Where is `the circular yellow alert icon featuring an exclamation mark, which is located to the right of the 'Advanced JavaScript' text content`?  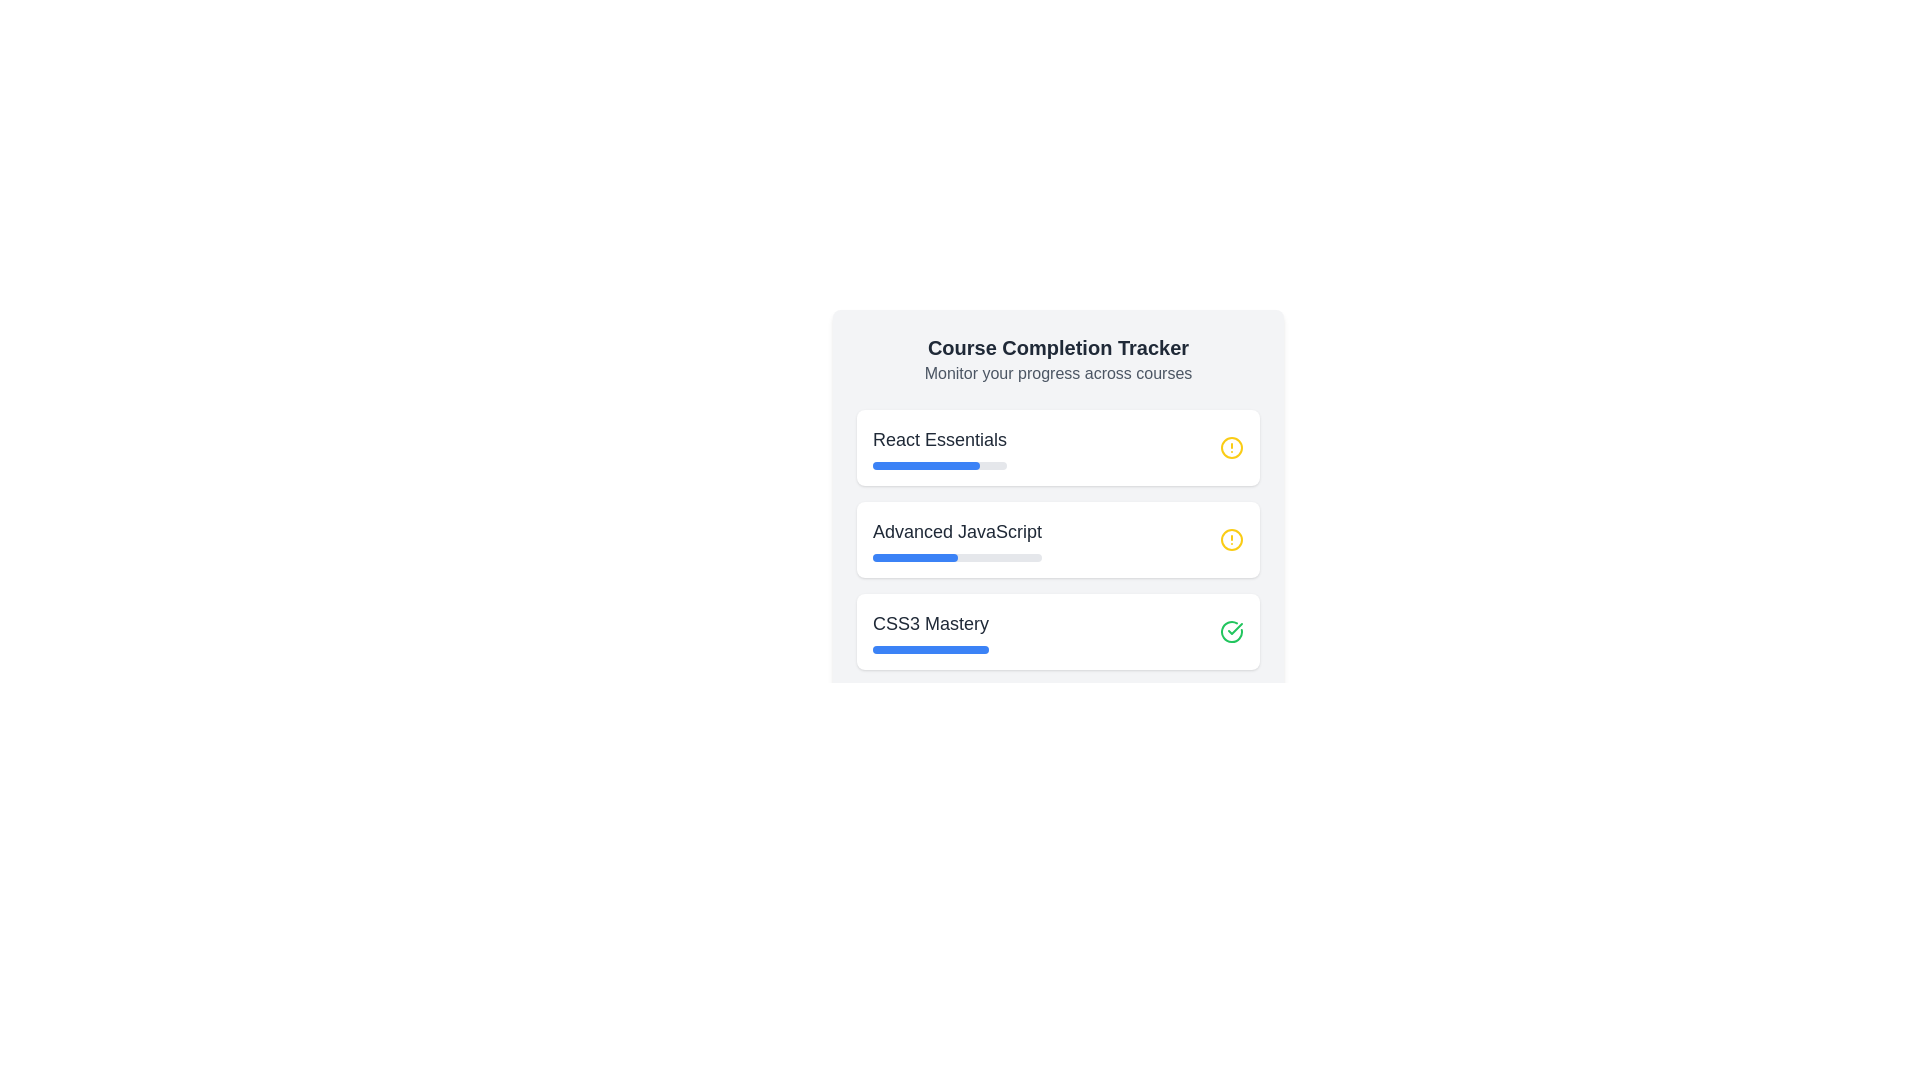 the circular yellow alert icon featuring an exclamation mark, which is located to the right of the 'Advanced JavaScript' text content is located at coordinates (1231, 540).